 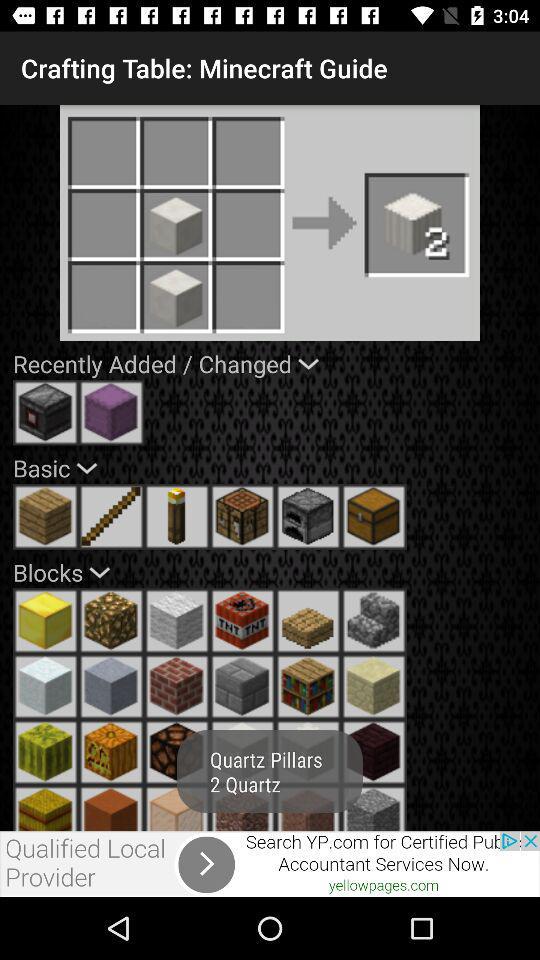 I want to click on item in item list, so click(x=177, y=808).